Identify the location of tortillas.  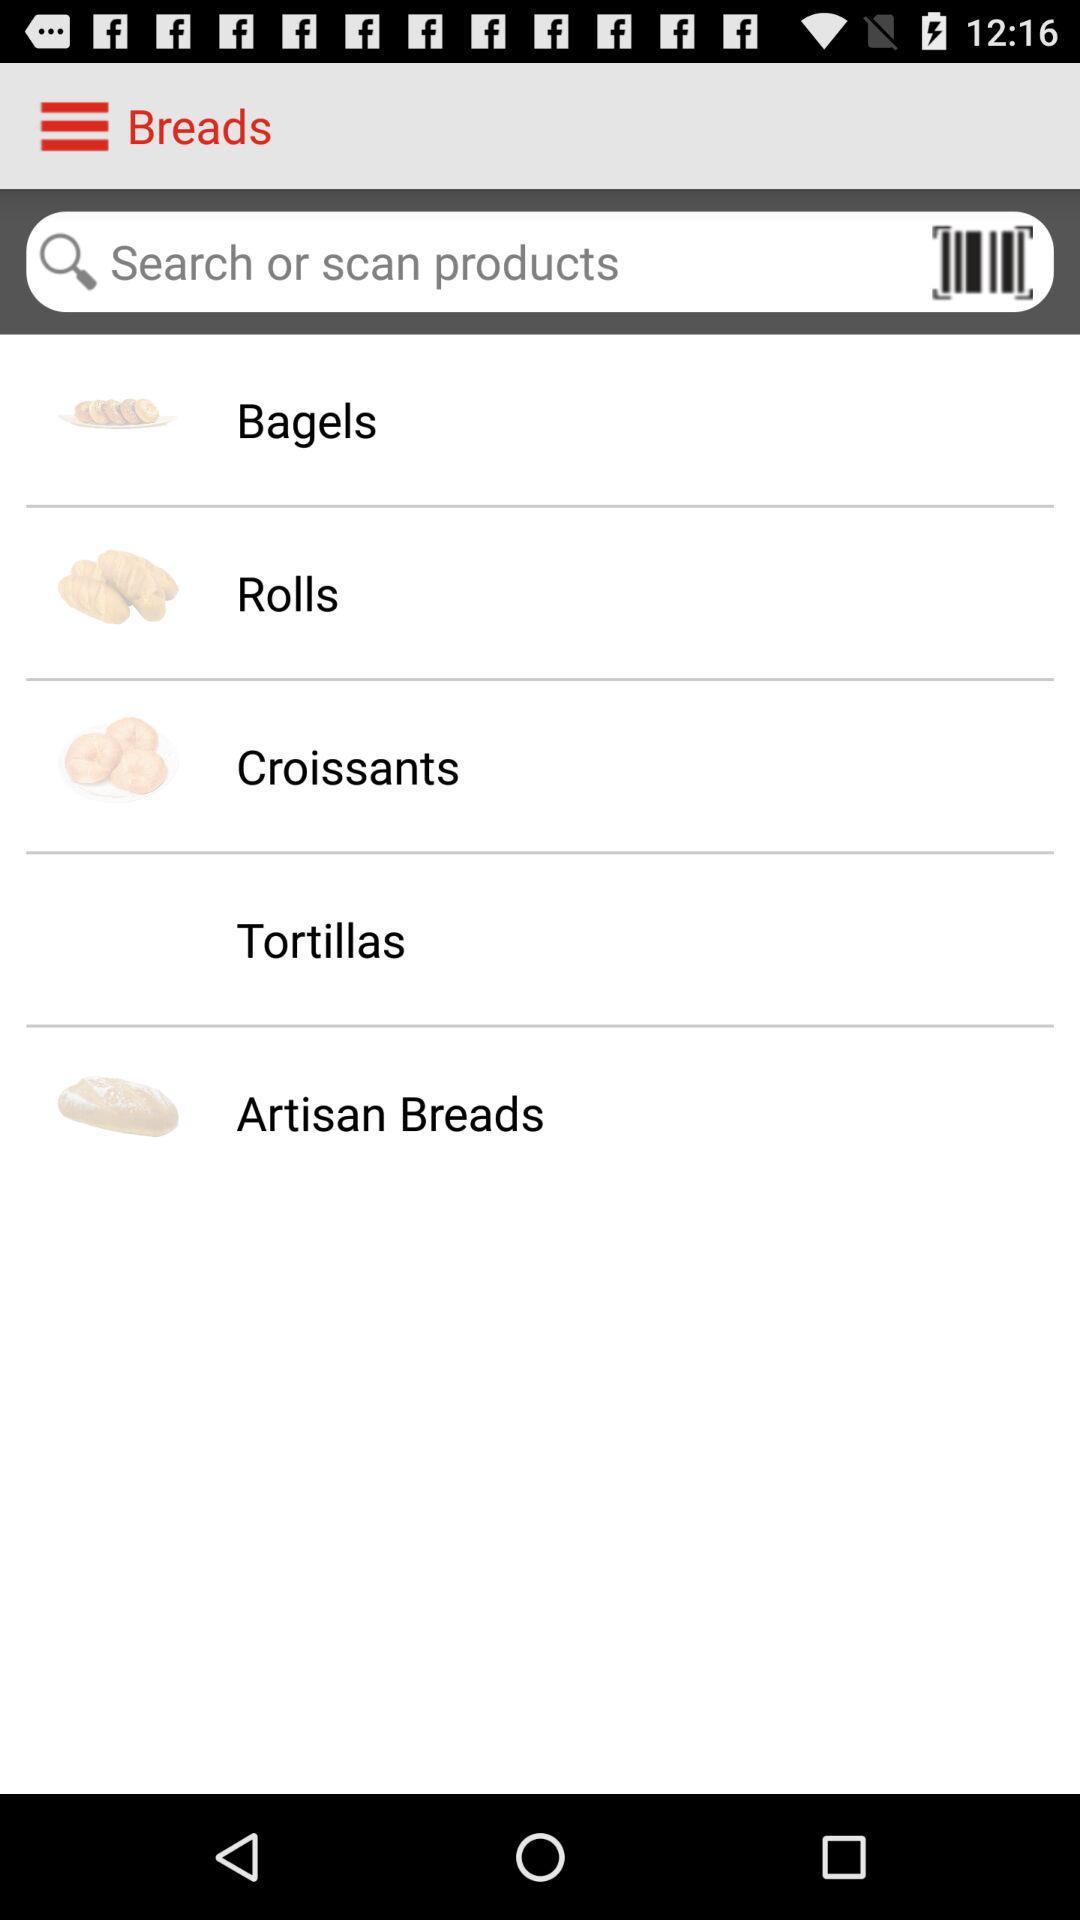
(319, 938).